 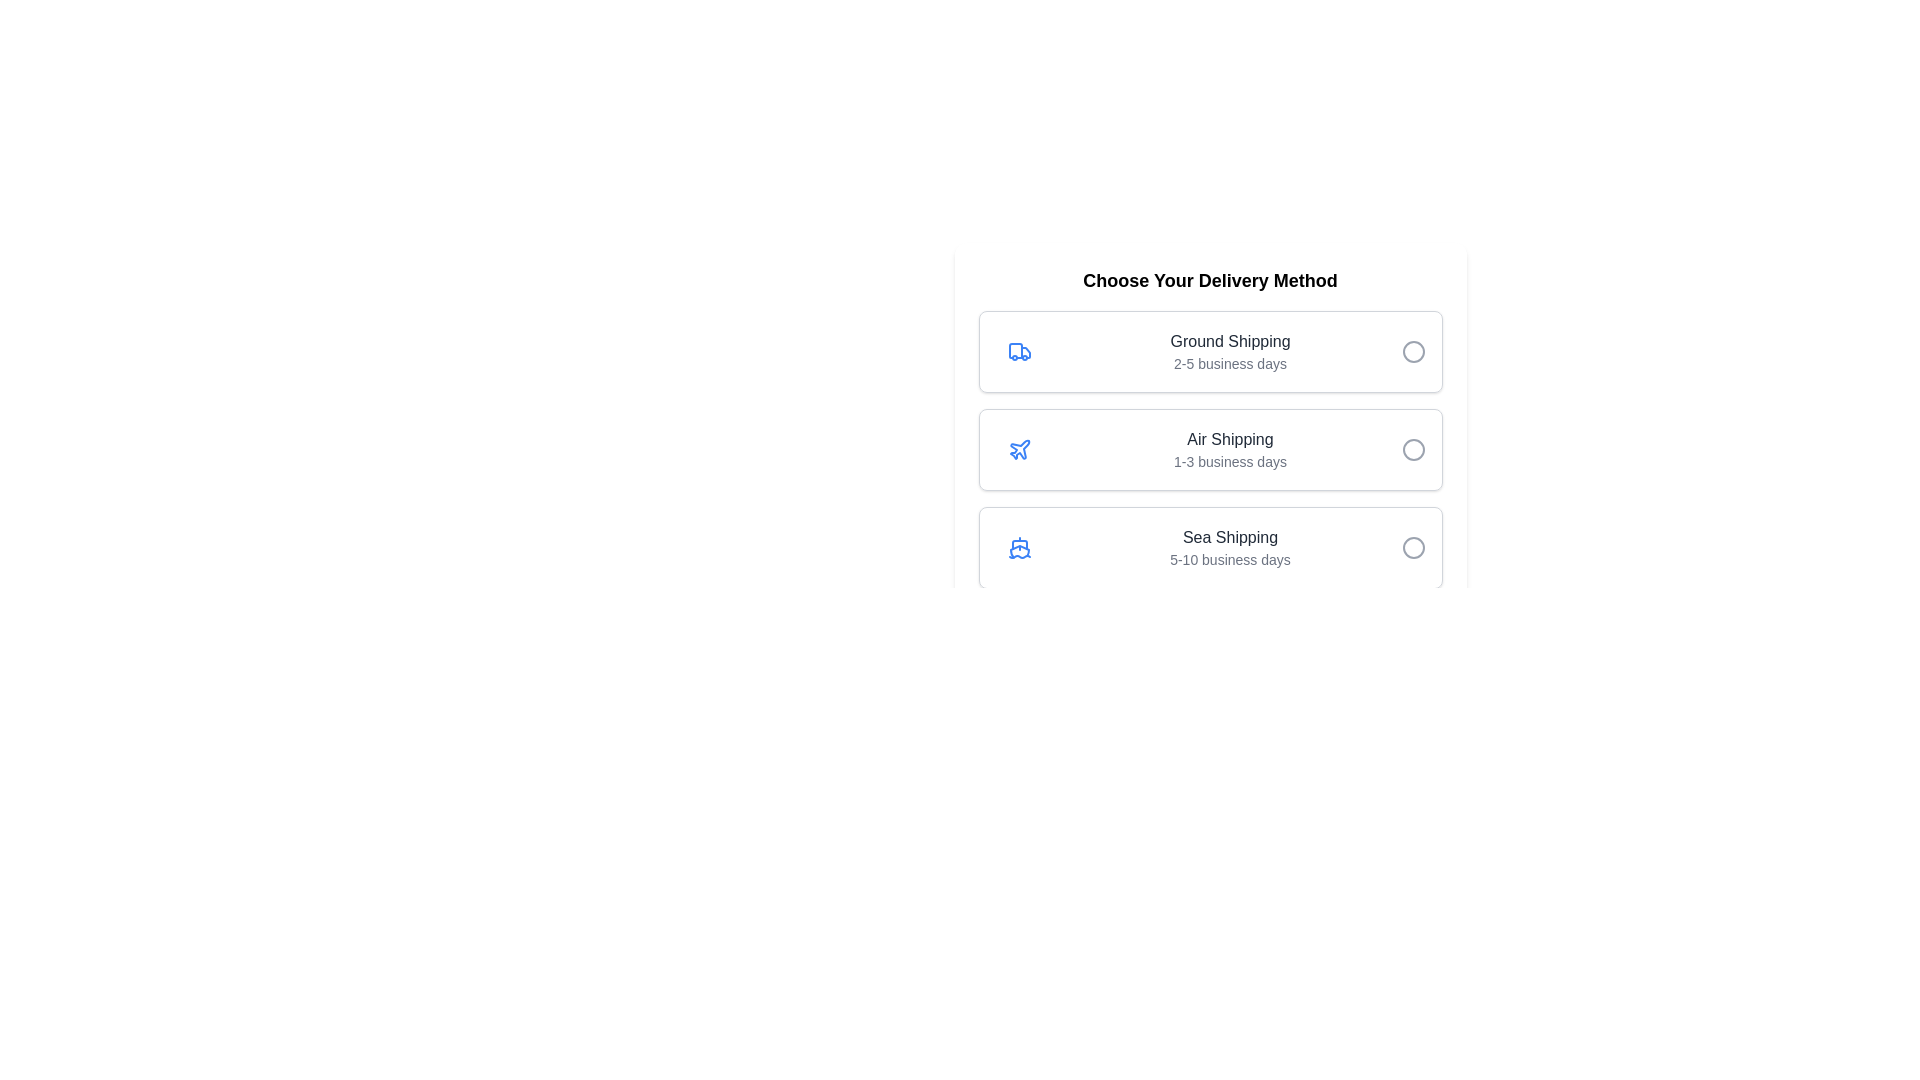 I want to click on the rear section of the truck icon in the delivery options list, located to the left of the 'Ground Shipping' label, so click(x=1015, y=350).